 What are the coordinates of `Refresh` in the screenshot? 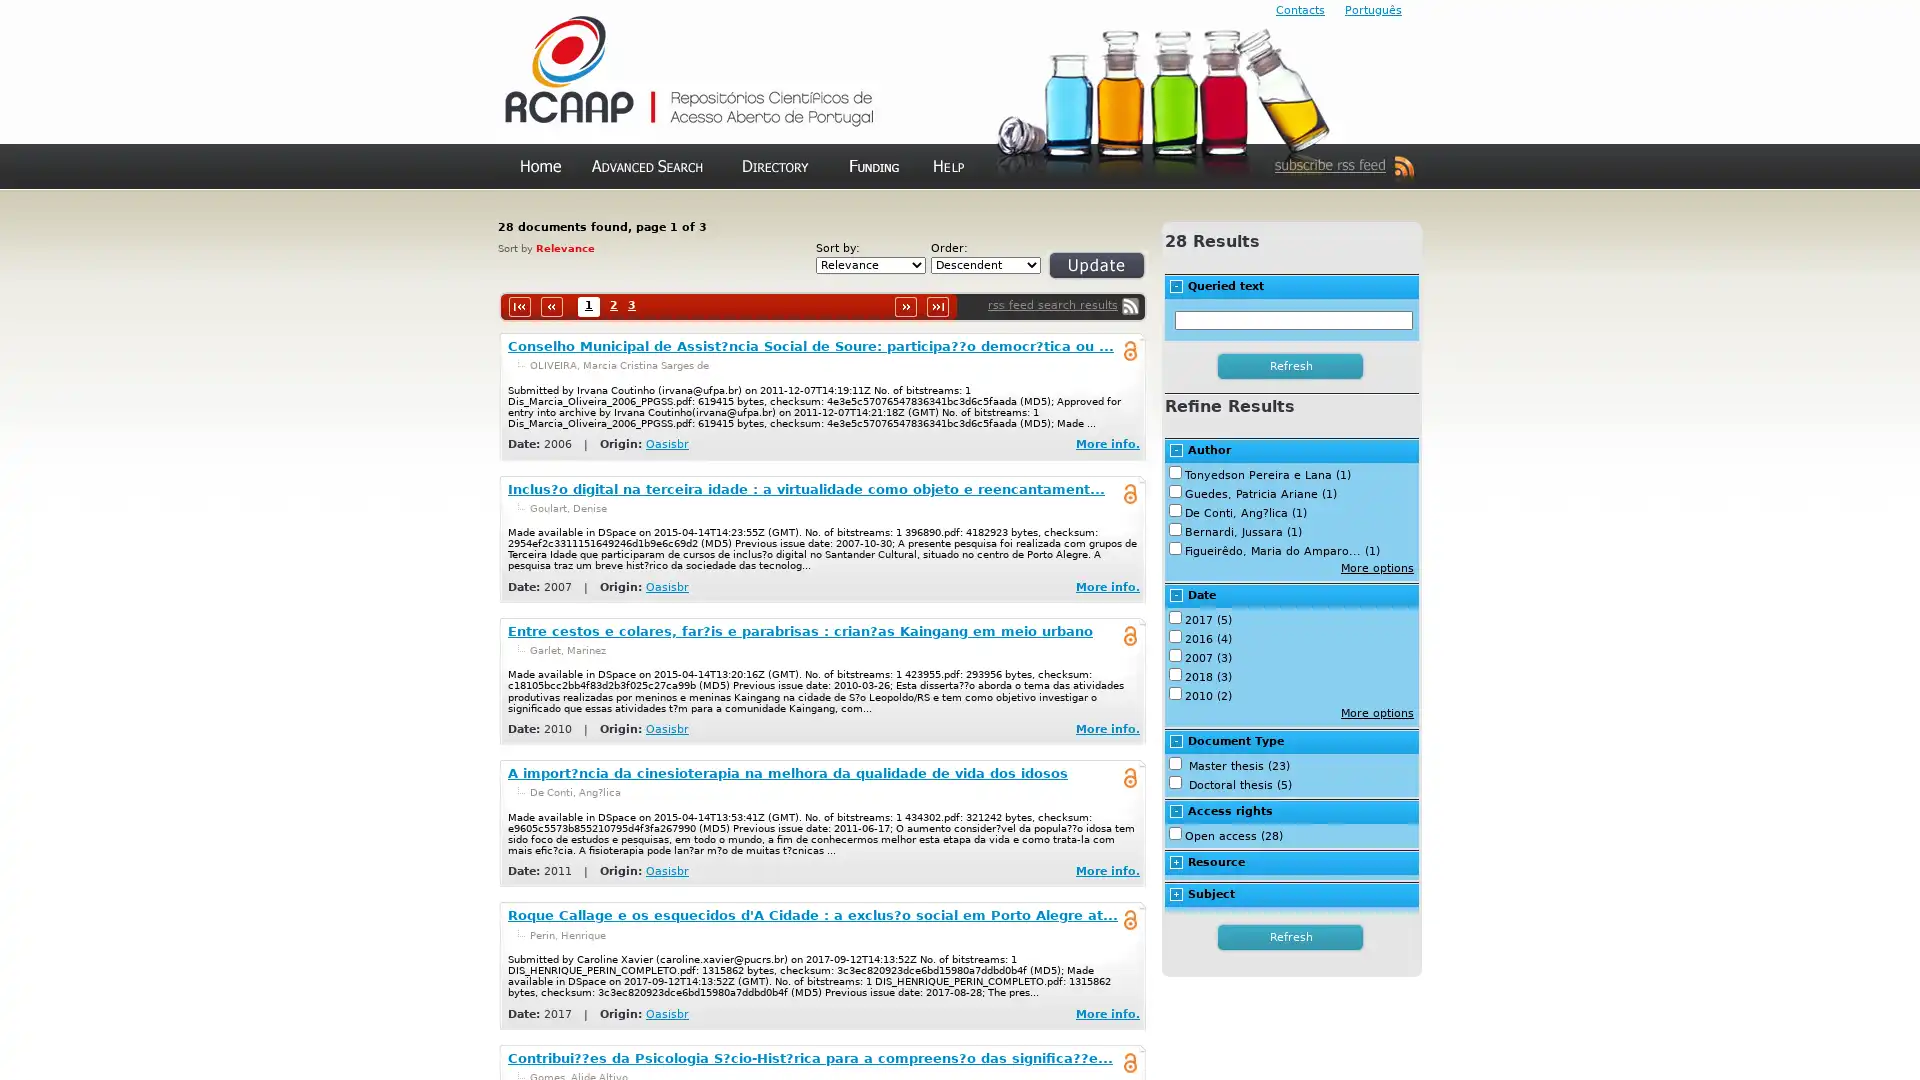 It's located at (1072, 273).